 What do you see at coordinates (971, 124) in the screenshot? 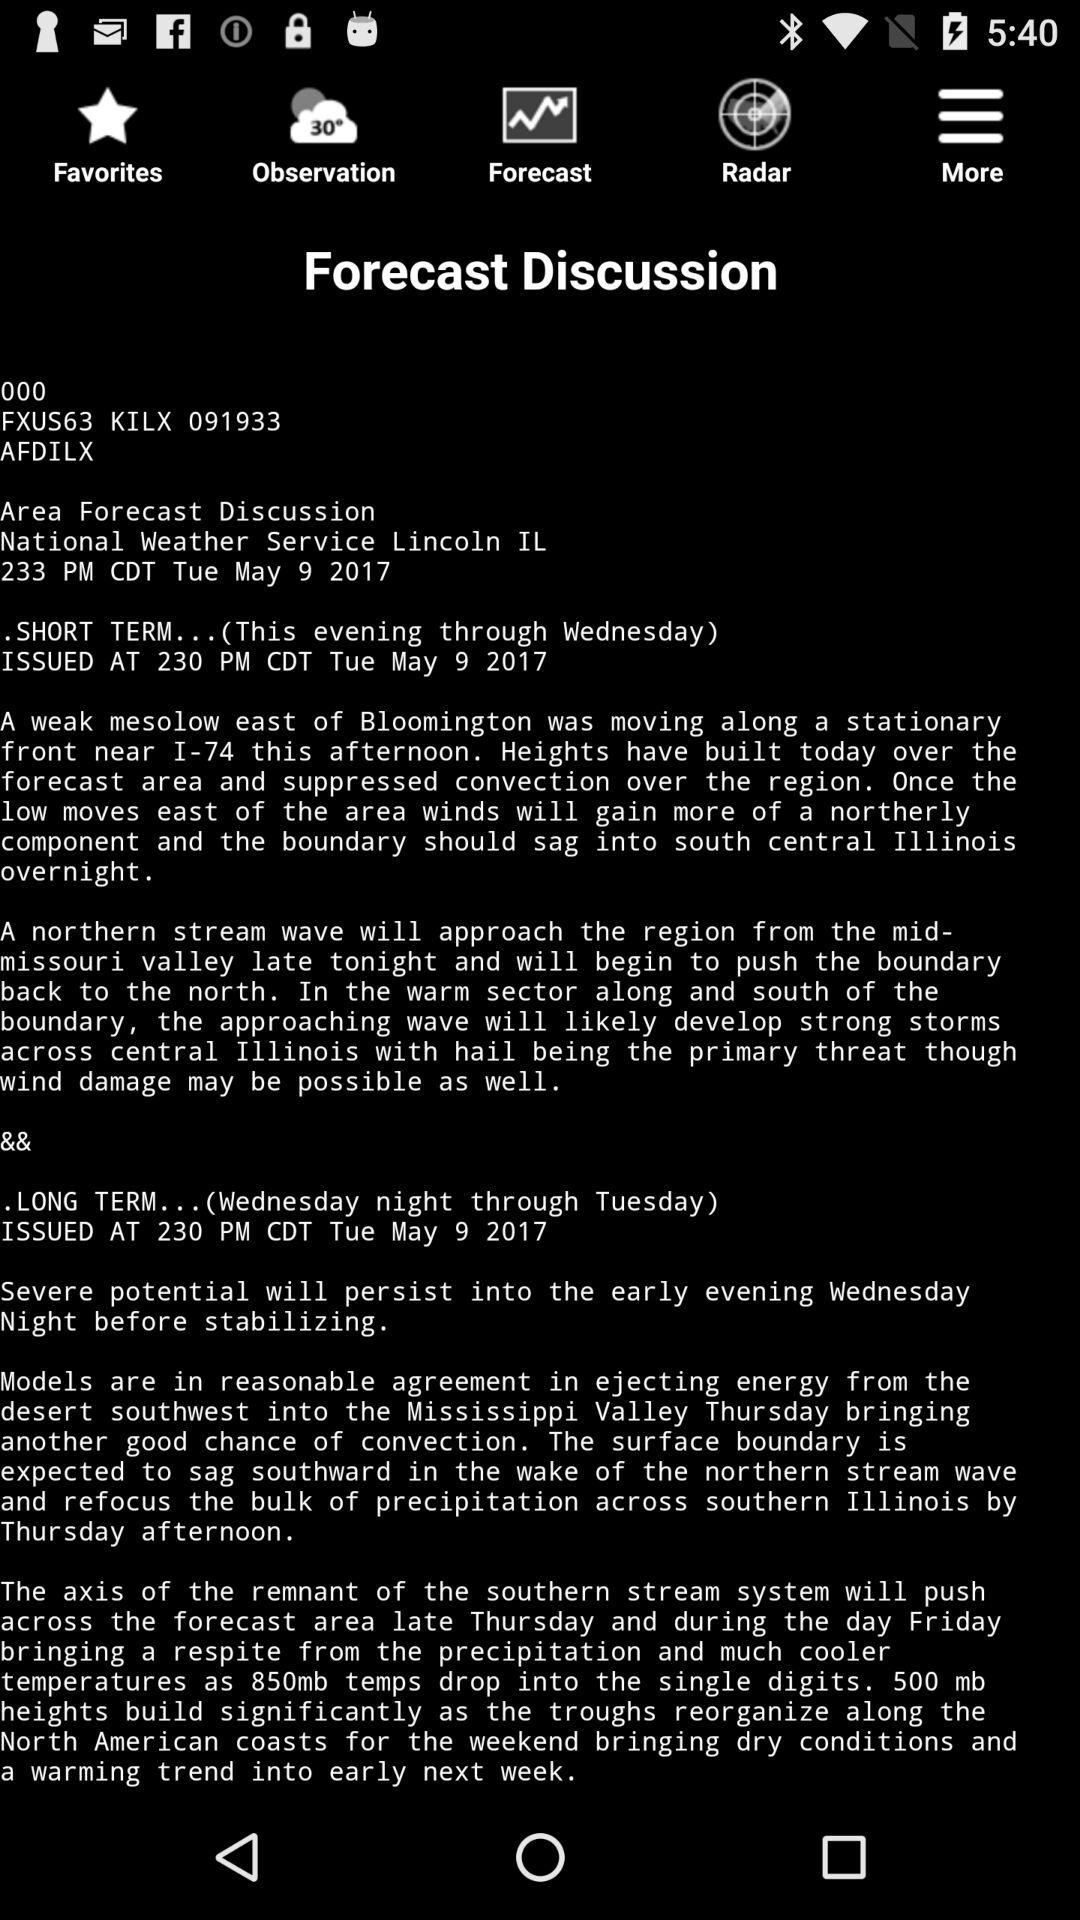
I see `item next to radar icon` at bounding box center [971, 124].